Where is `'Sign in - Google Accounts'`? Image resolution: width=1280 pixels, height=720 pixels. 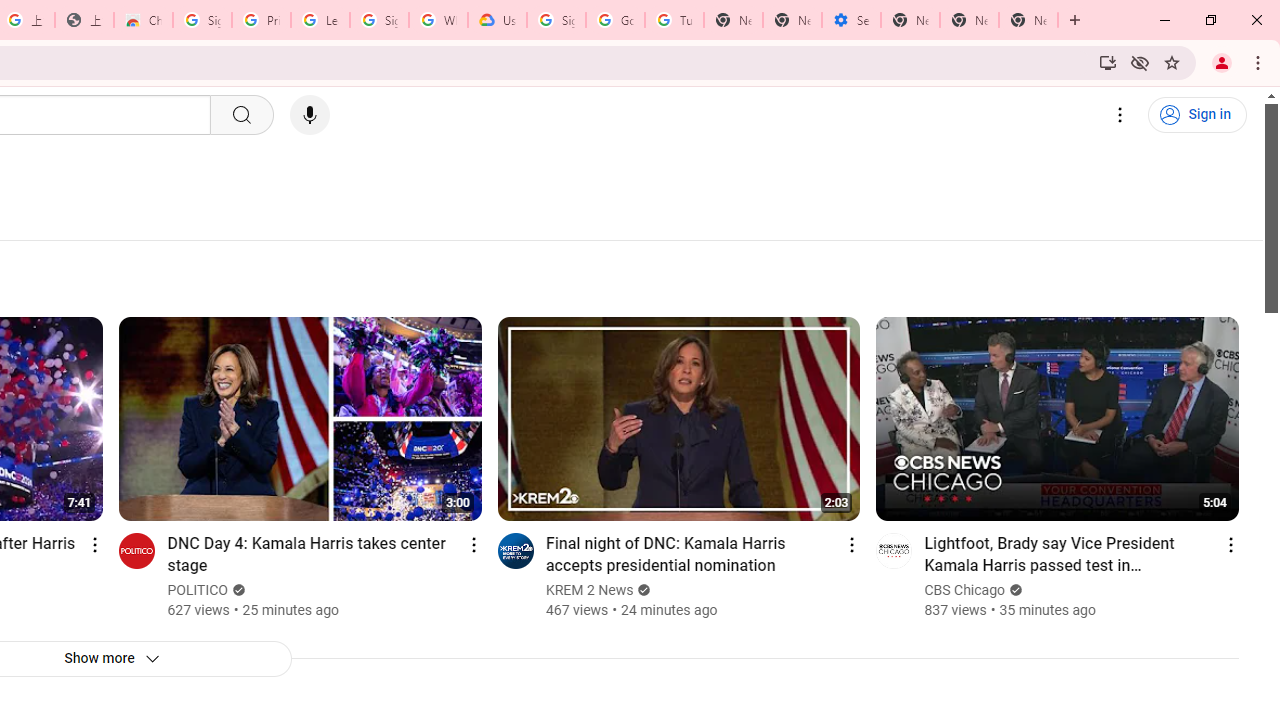 'Sign in - Google Accounts' is located at coordinates (202, 20).